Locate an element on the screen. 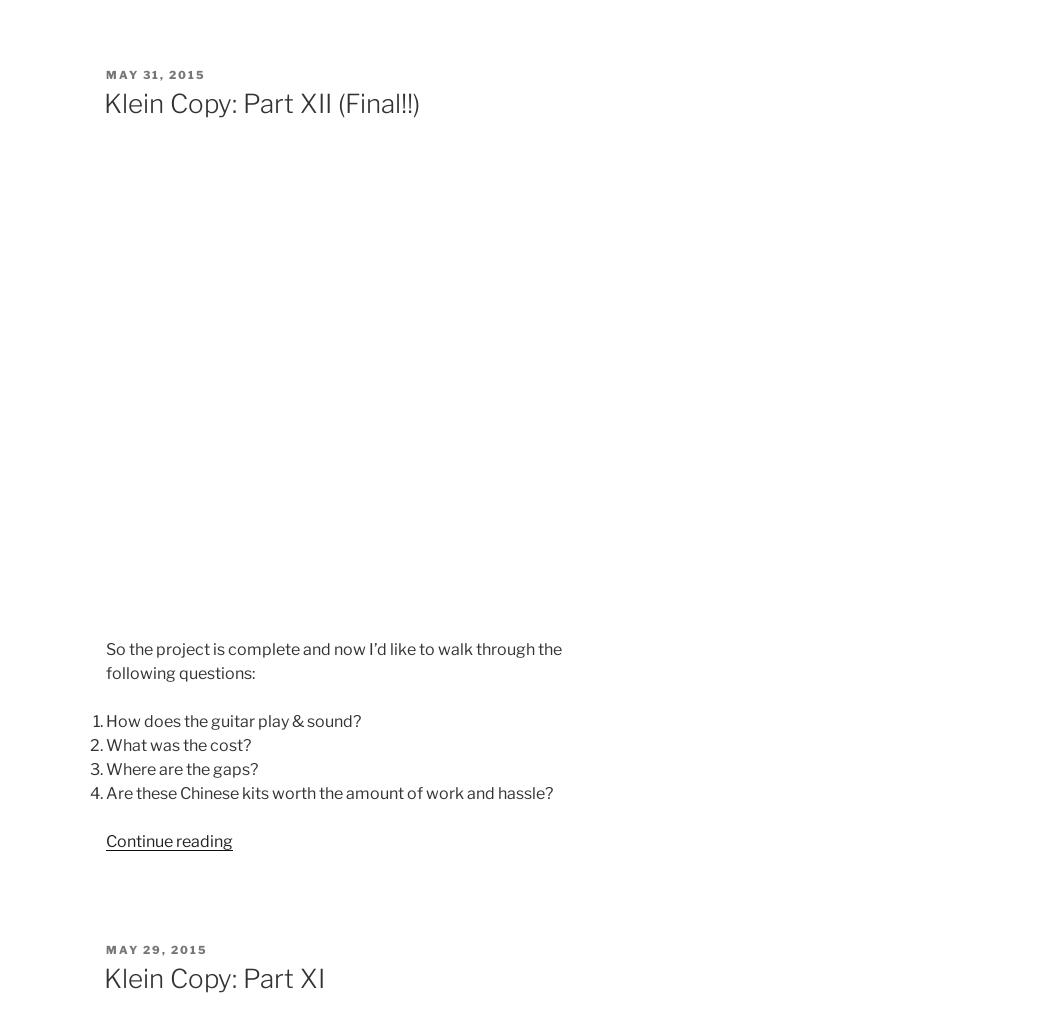 Image resolution: width=1050 pixels, height=1013 pixels. 'How does the guitar play & sound?' is located at coordinates (232, 720).